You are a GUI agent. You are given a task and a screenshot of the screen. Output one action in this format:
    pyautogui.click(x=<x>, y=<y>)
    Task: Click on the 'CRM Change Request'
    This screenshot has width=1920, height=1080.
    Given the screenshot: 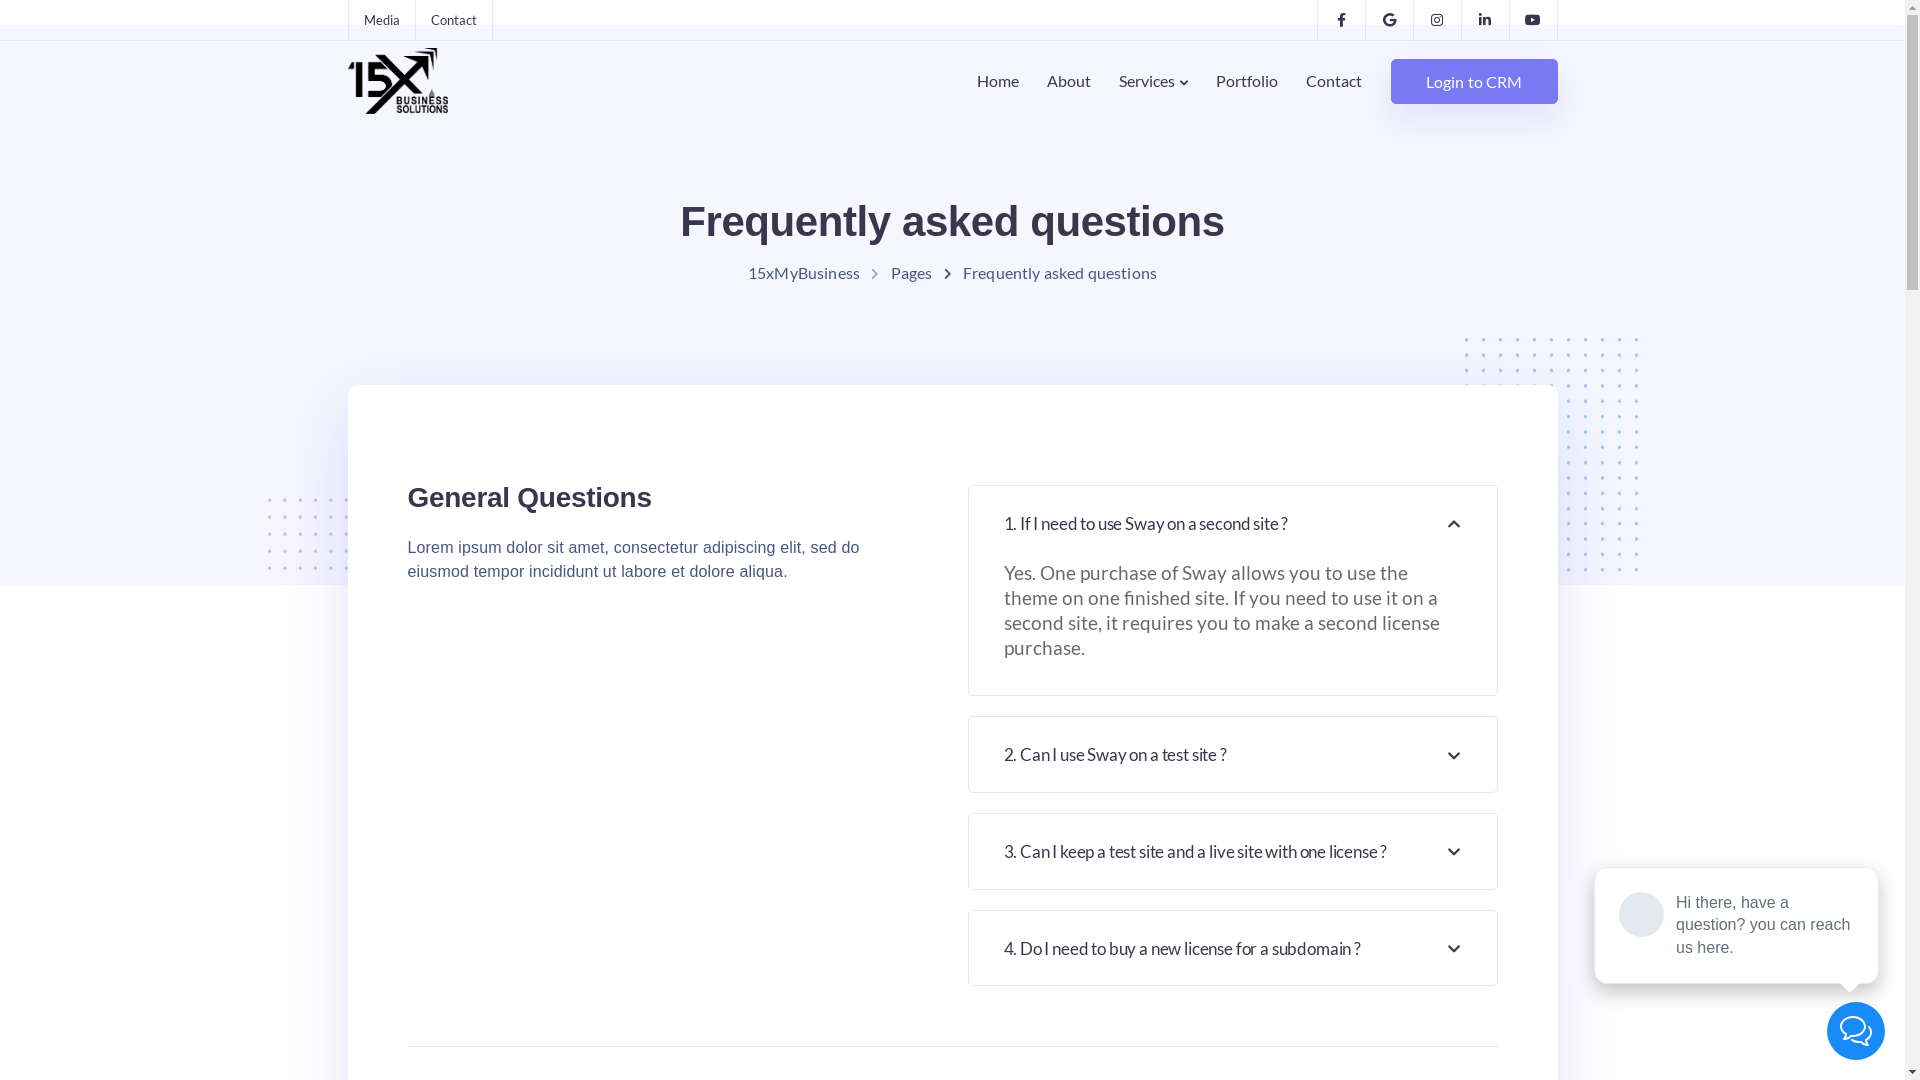 What is the action you would take?
    pyautogui.click(x=1125, y=786)
    